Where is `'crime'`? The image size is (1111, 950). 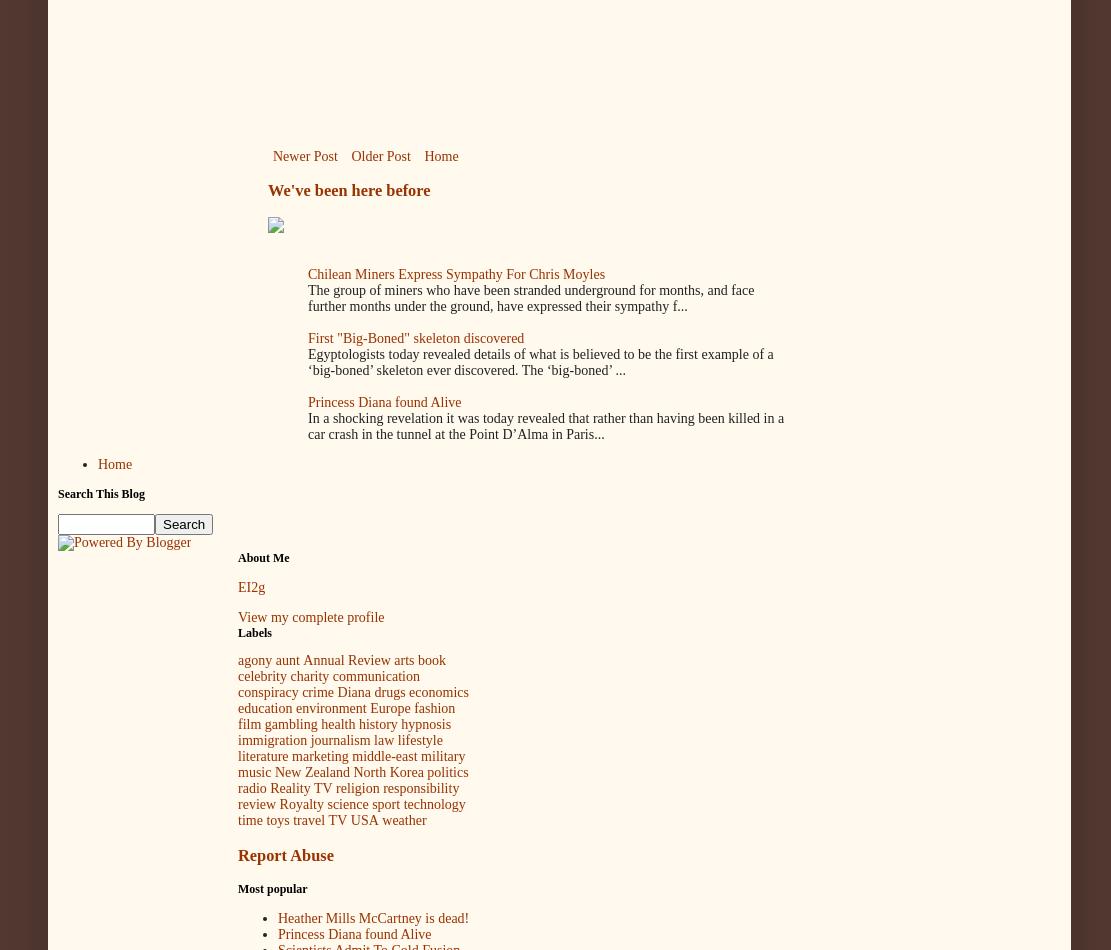 'crime' is located at coordinates (316, 692).